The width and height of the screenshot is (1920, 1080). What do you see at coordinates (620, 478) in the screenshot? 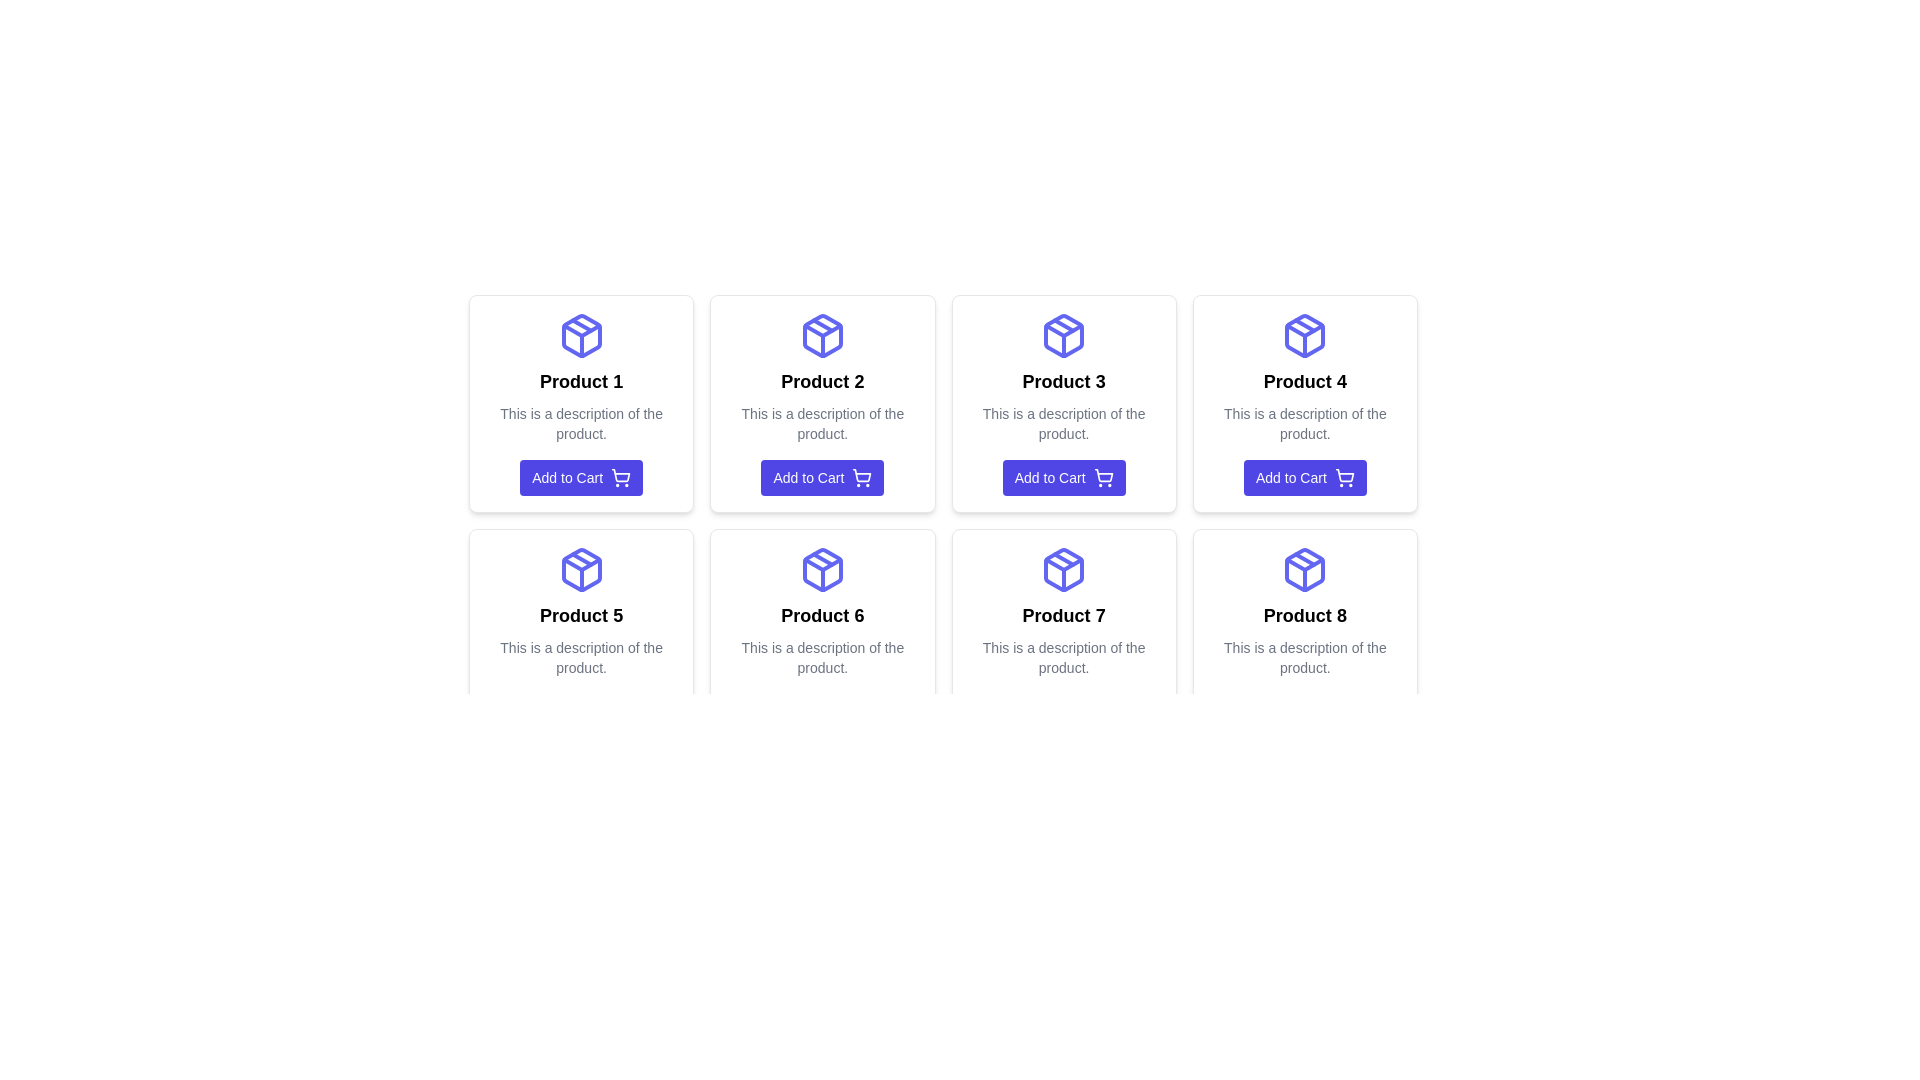
I see `the 'Add to Cart' icon located to the right of the button text under the 'Product 1' card in the top-left quadrant of the grid` at bounding box center [620, 478].